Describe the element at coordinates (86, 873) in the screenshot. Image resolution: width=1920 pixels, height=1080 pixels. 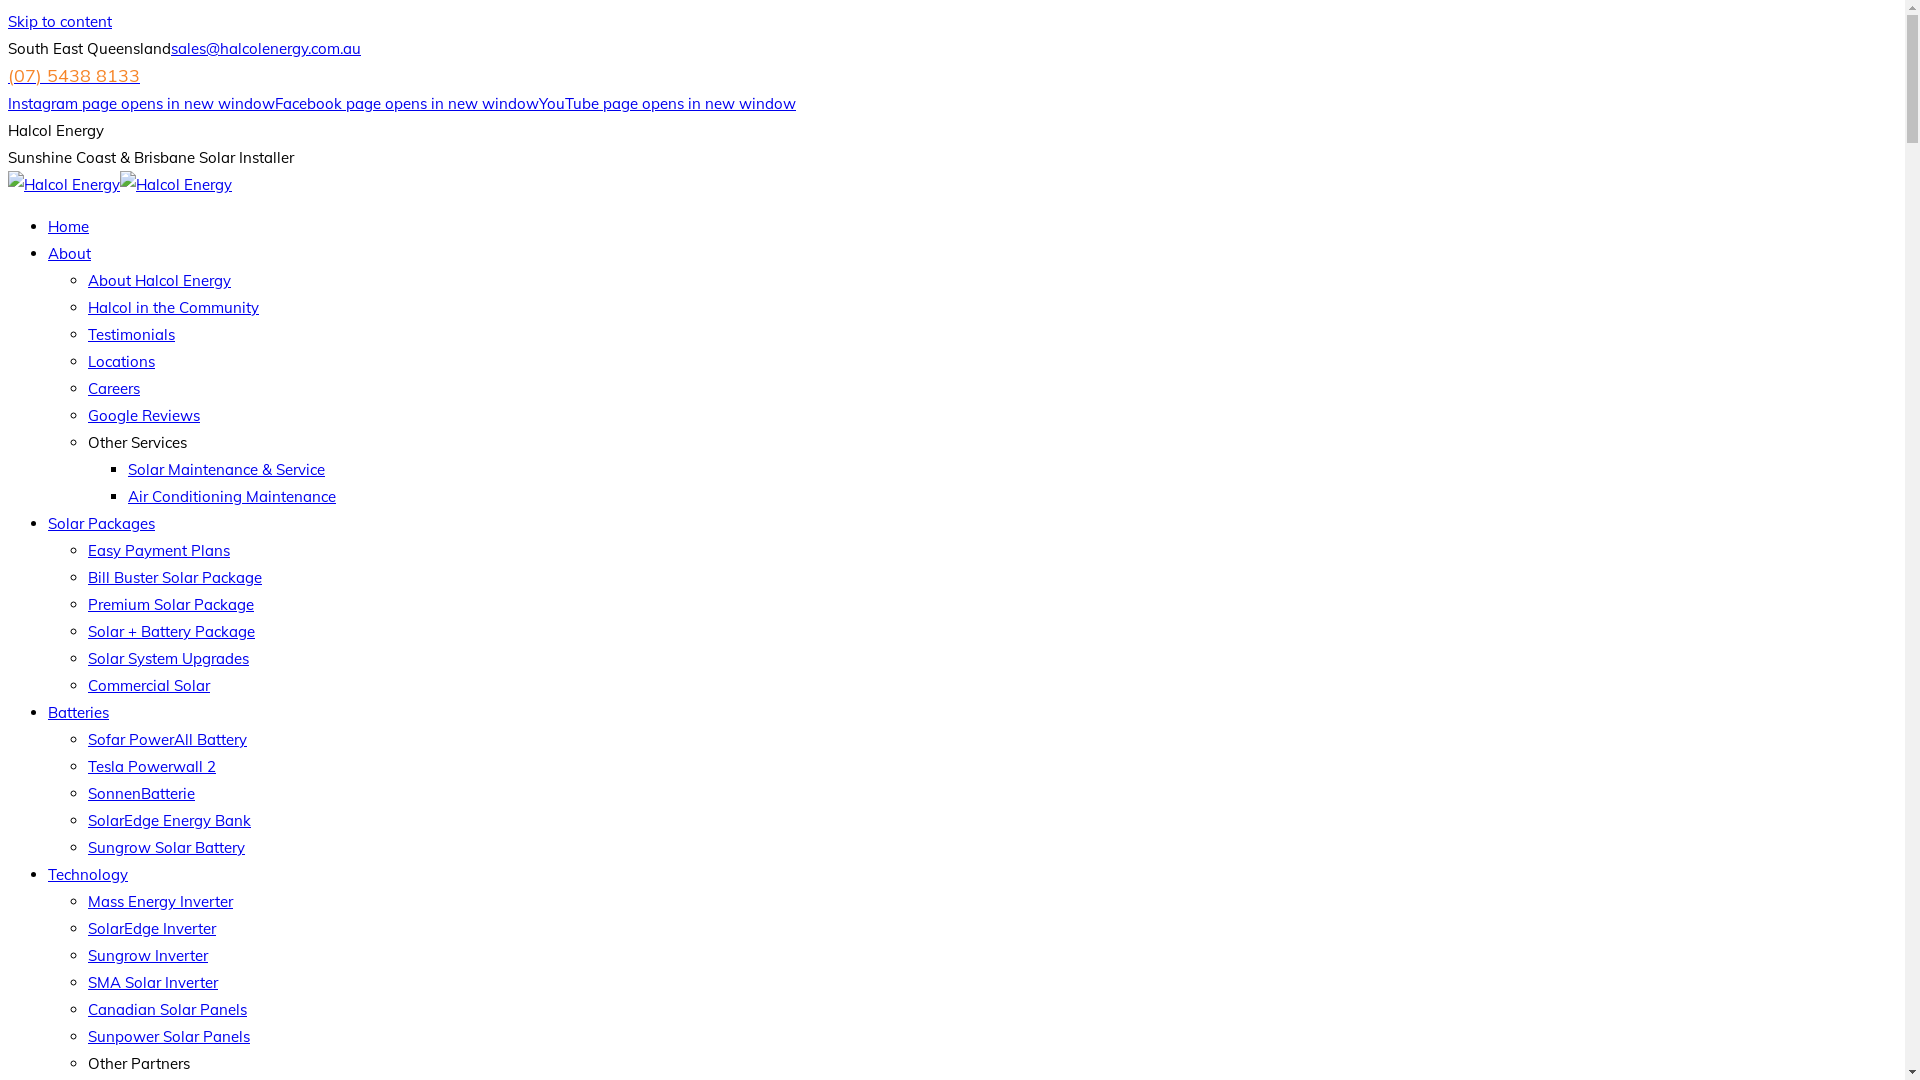
I see `'Technology'` at that location.